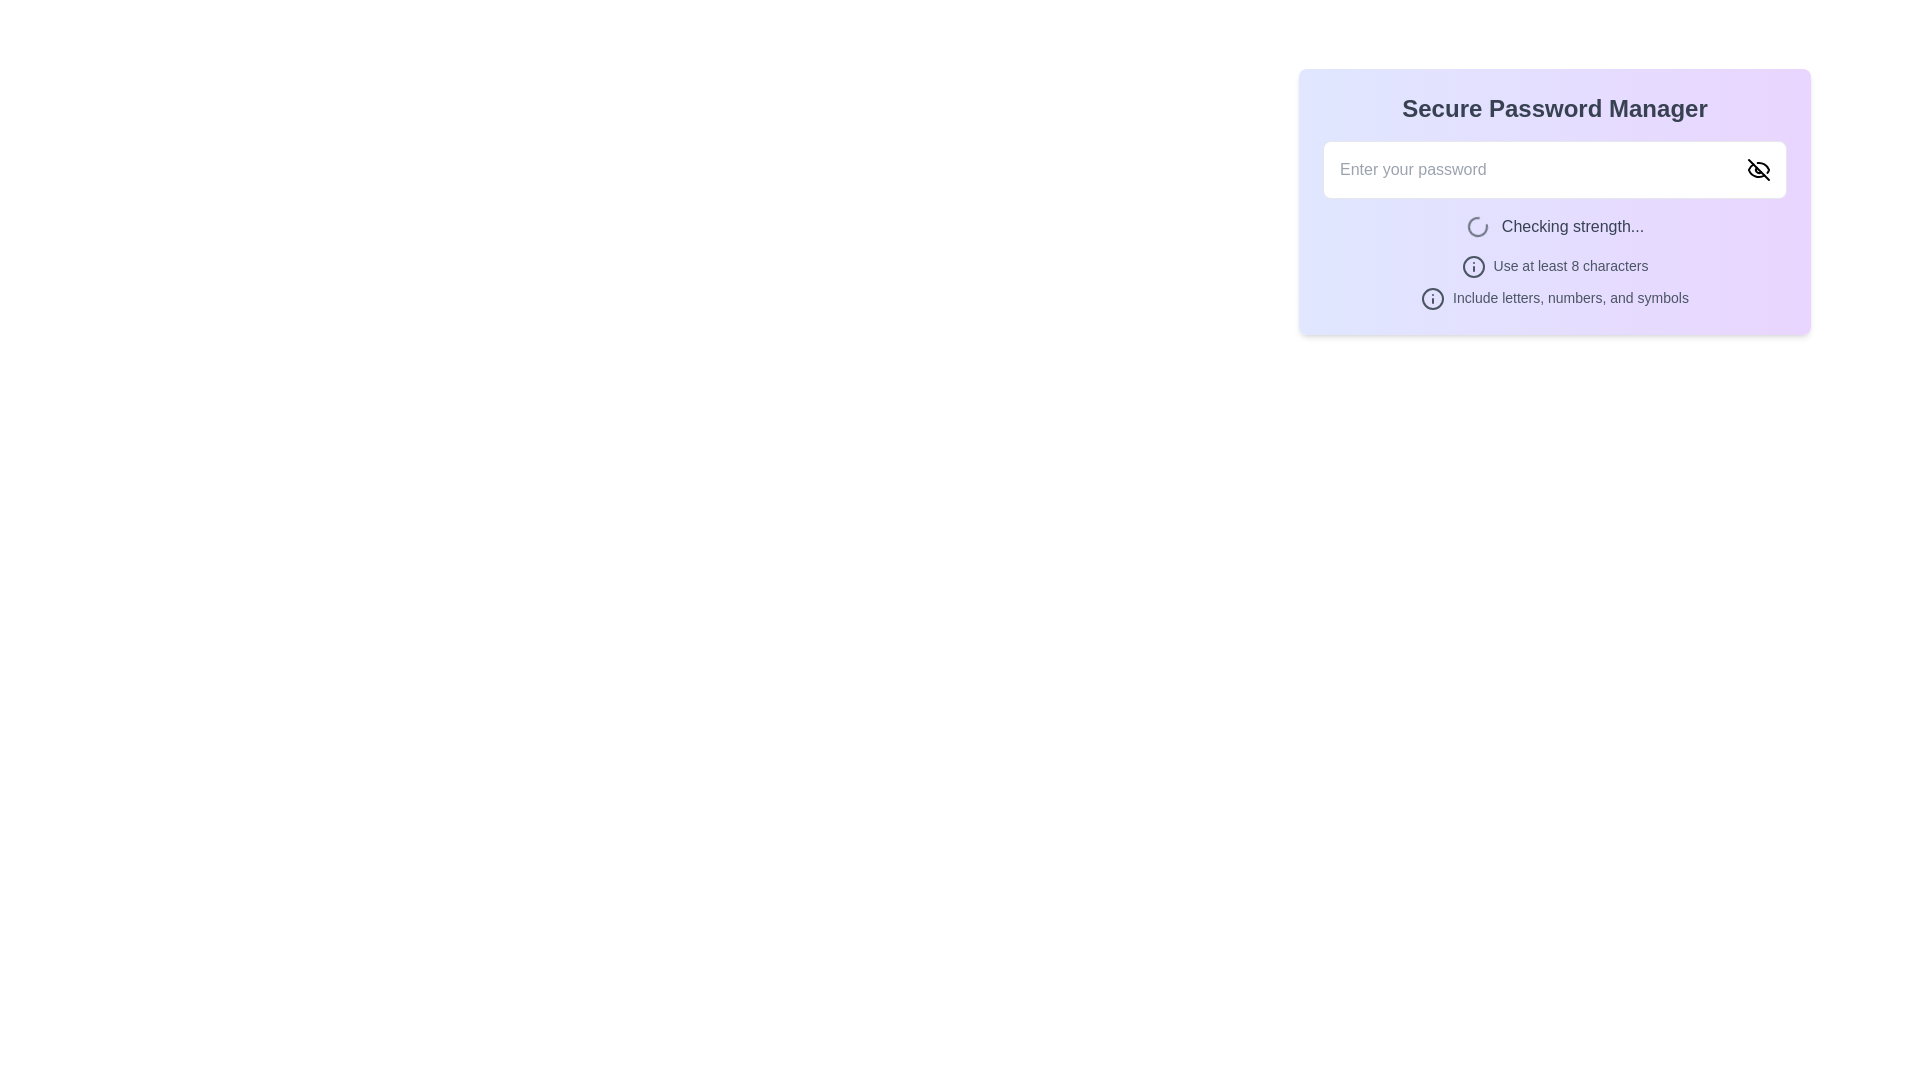 This screenshot has height=1080, width=1920. What do you see at coordinates (1572, 226) in the screenshot?
I see `the text label displaying 'Checking strength...' which is bold and medium gray, located to the right of the spinning circular loader icon in the password manager input form` at bounding box center [1572, 226].